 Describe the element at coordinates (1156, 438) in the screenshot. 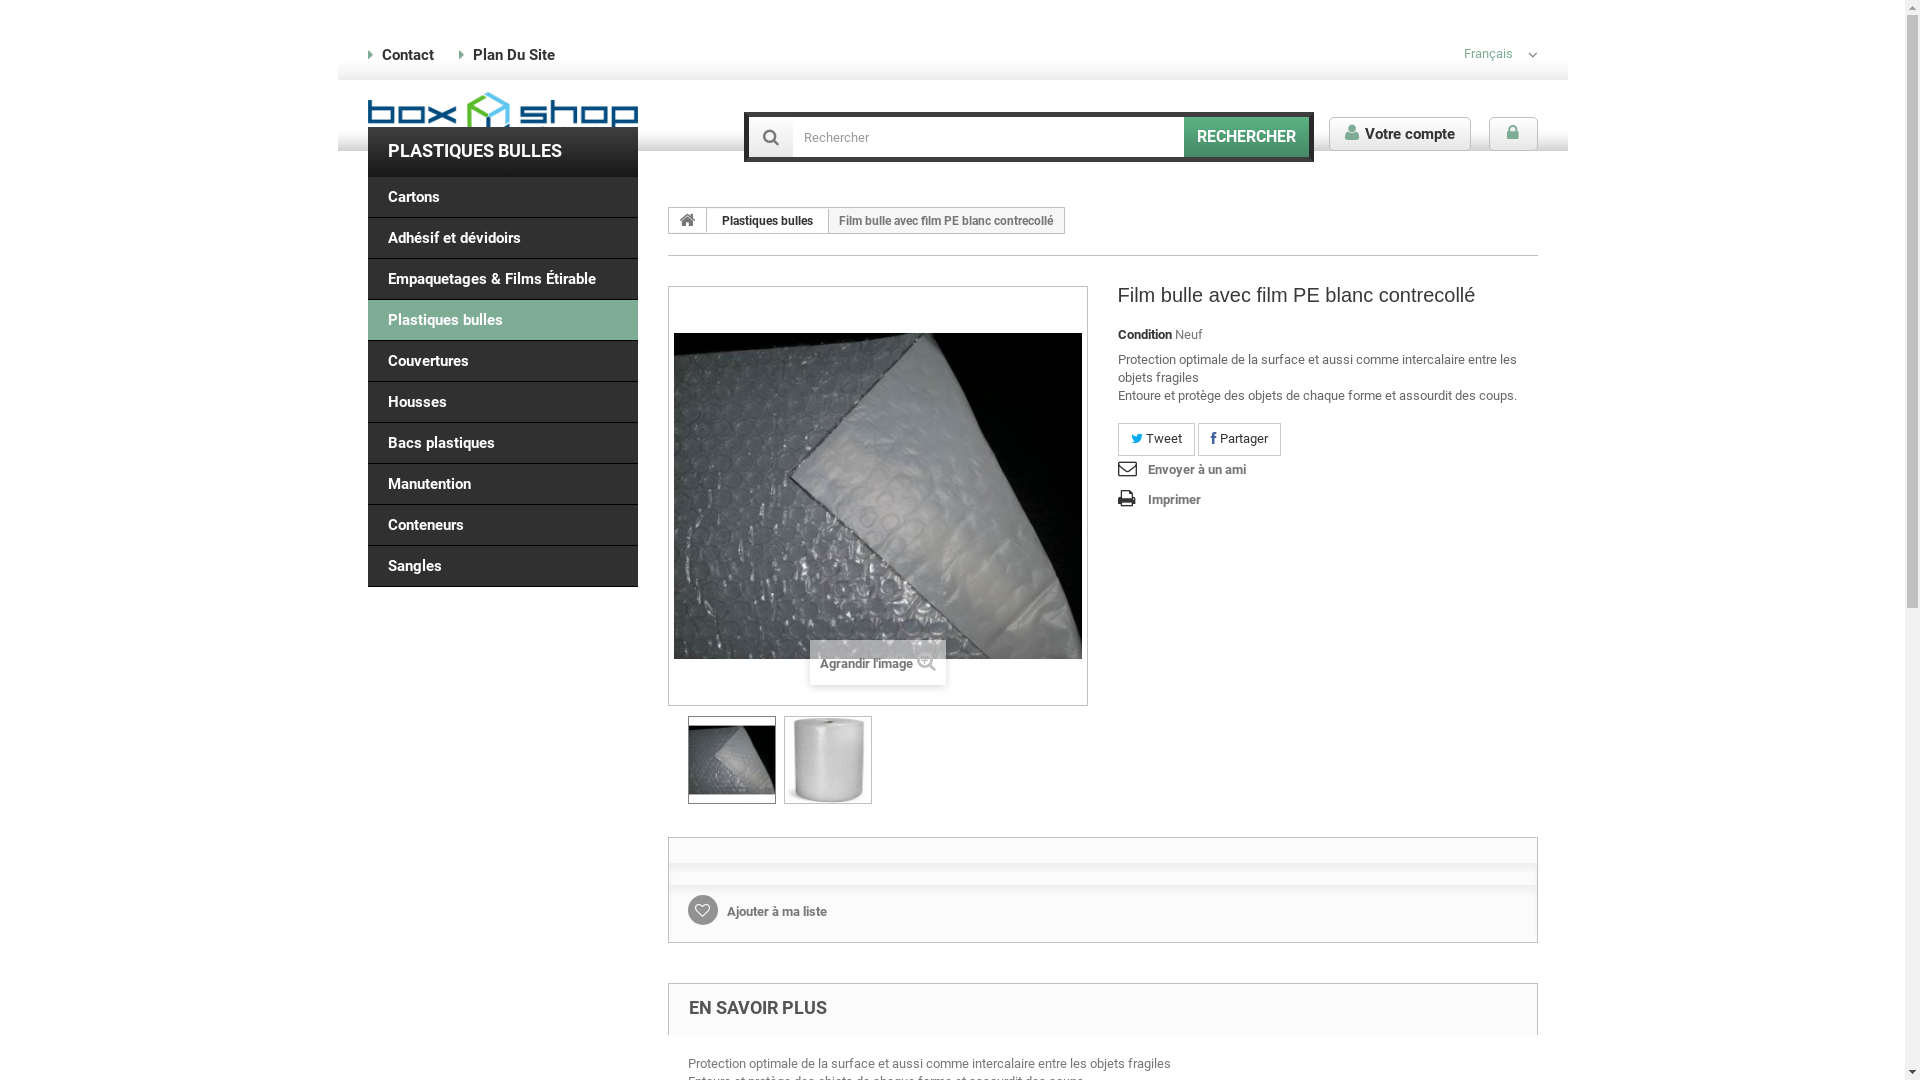

I see `'Tweet'` at that location.